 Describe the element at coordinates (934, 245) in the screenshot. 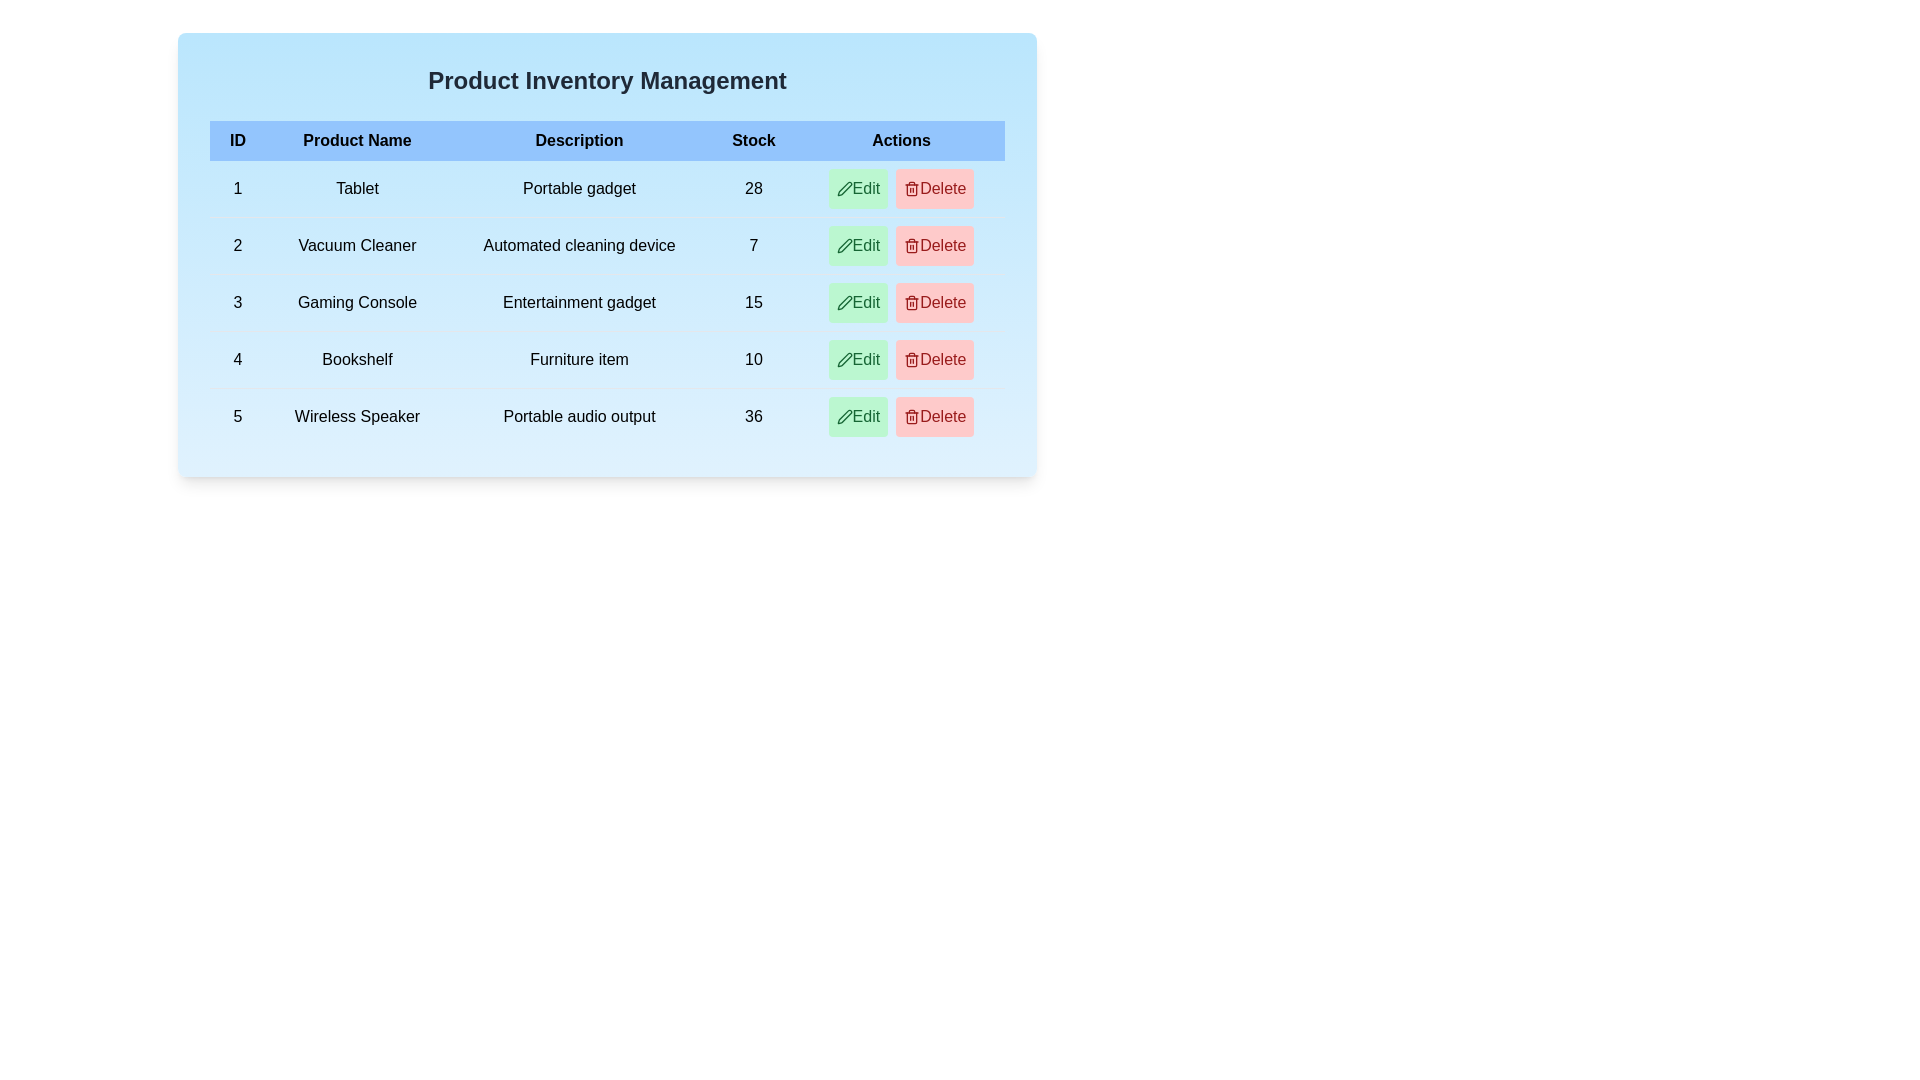

I see `the delete button located in the second row of the 'Actions' column in the table, which is to the right of the 'Edit' button, to observe the hover effects` at that location.